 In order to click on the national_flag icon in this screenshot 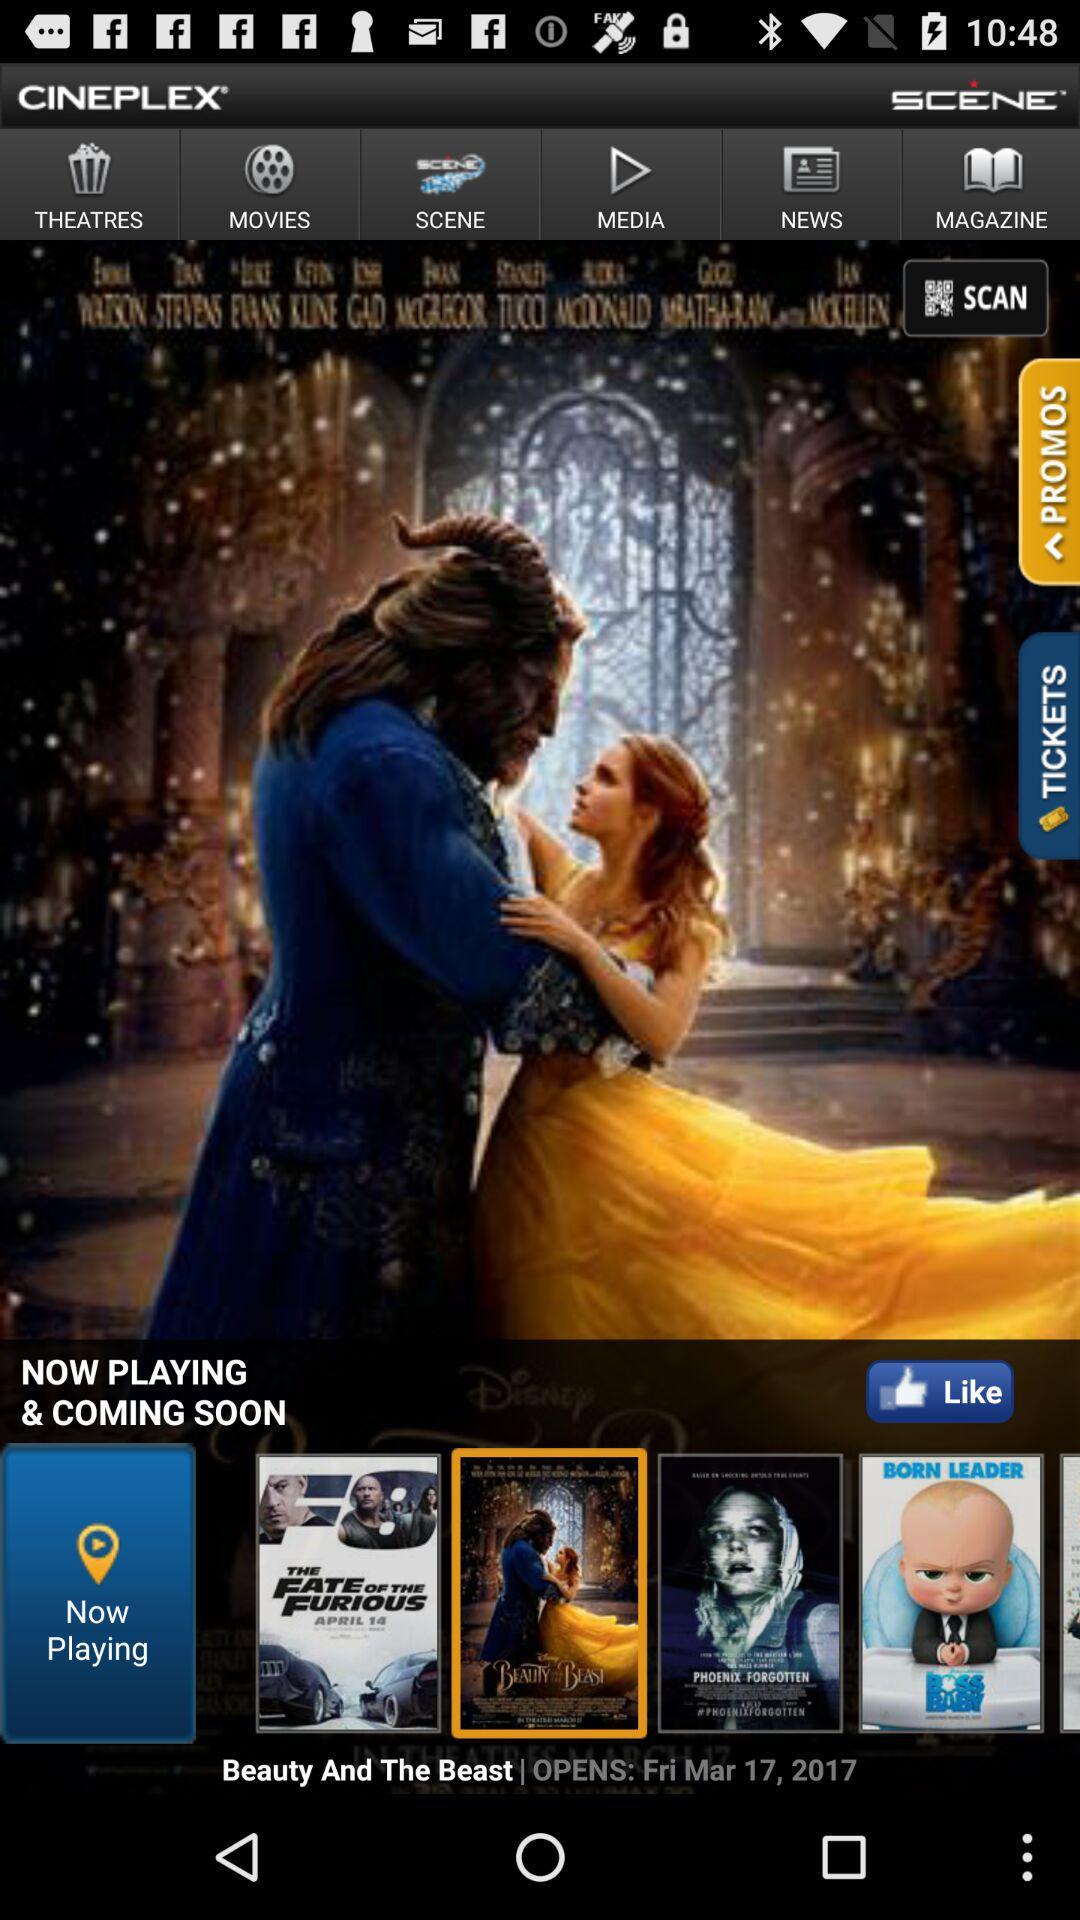, I will do `click(1047, 510)`.